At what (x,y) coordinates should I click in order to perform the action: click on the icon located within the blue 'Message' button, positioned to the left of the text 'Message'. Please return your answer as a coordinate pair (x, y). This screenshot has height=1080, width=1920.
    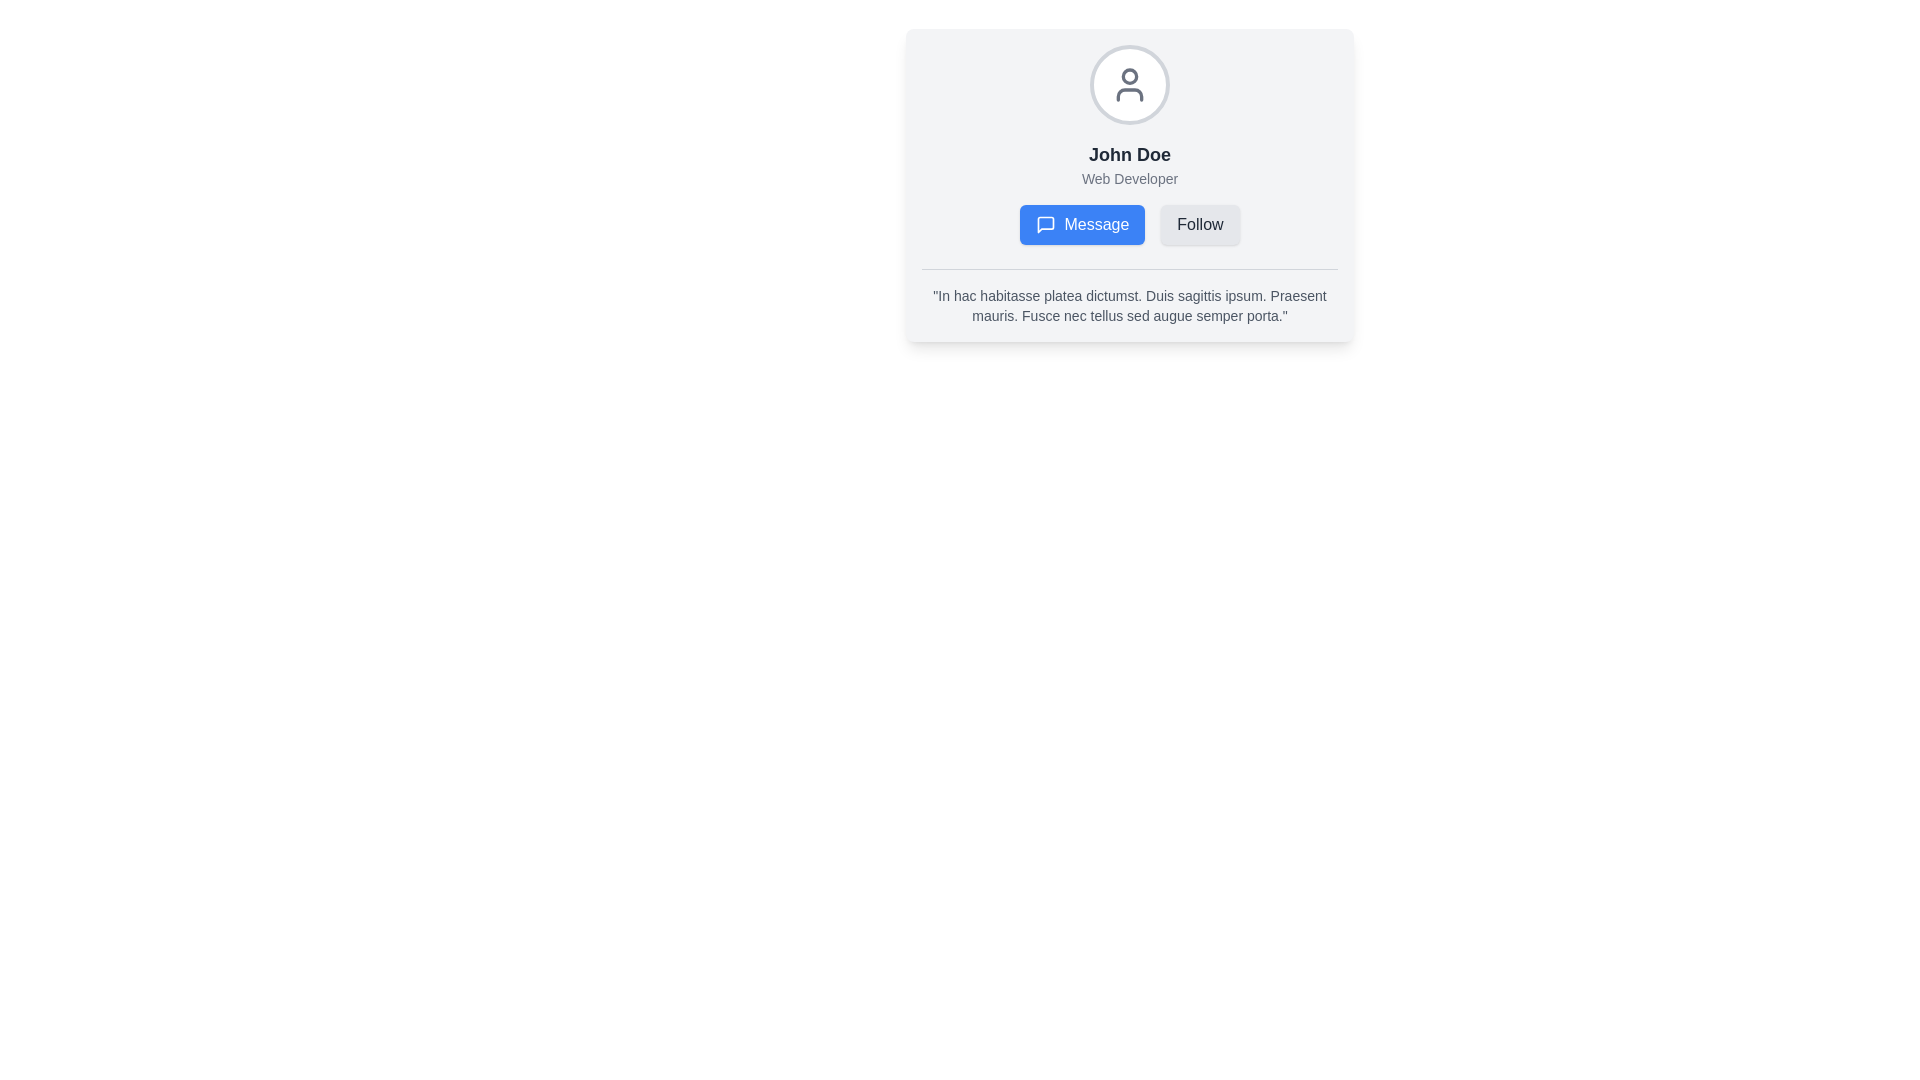
    Looking at the image, I should click on (1045, 224).